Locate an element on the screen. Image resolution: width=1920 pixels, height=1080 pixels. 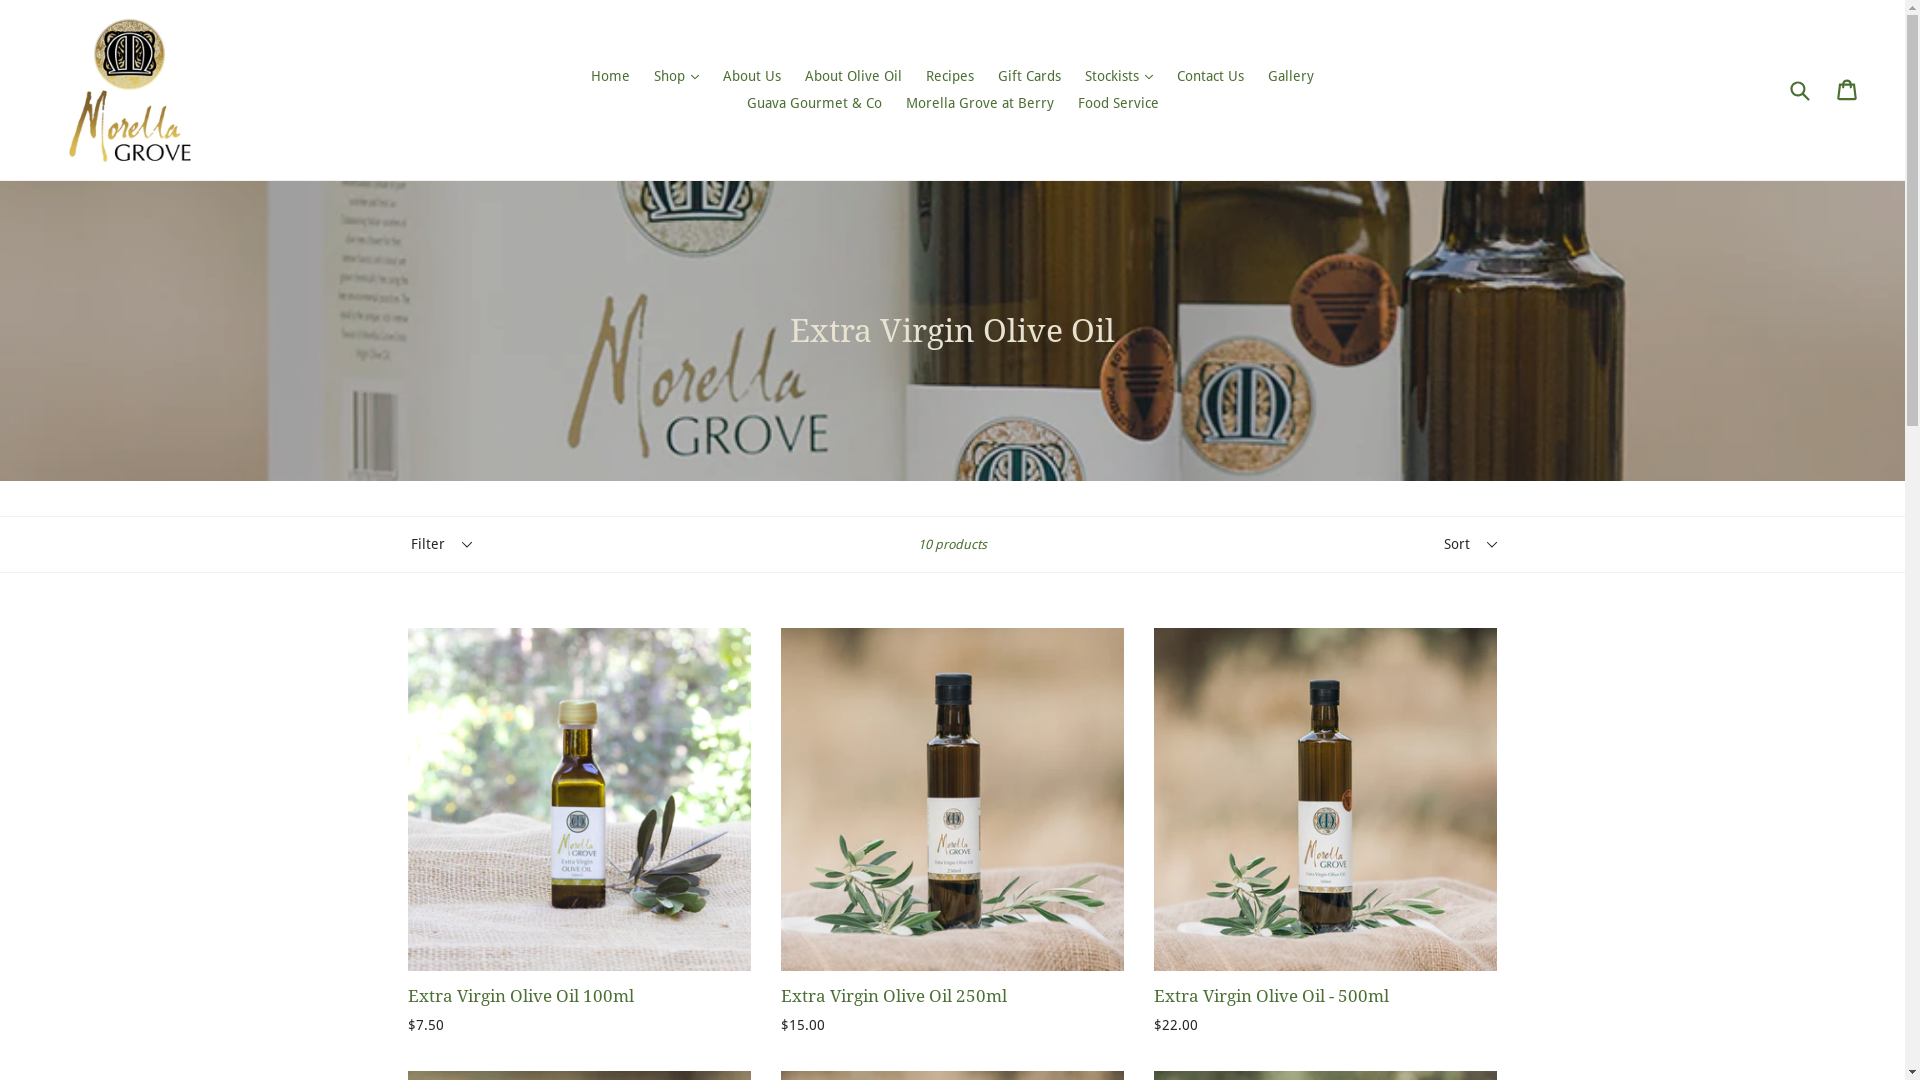
'Cart is located at coordinates (1837, 88).